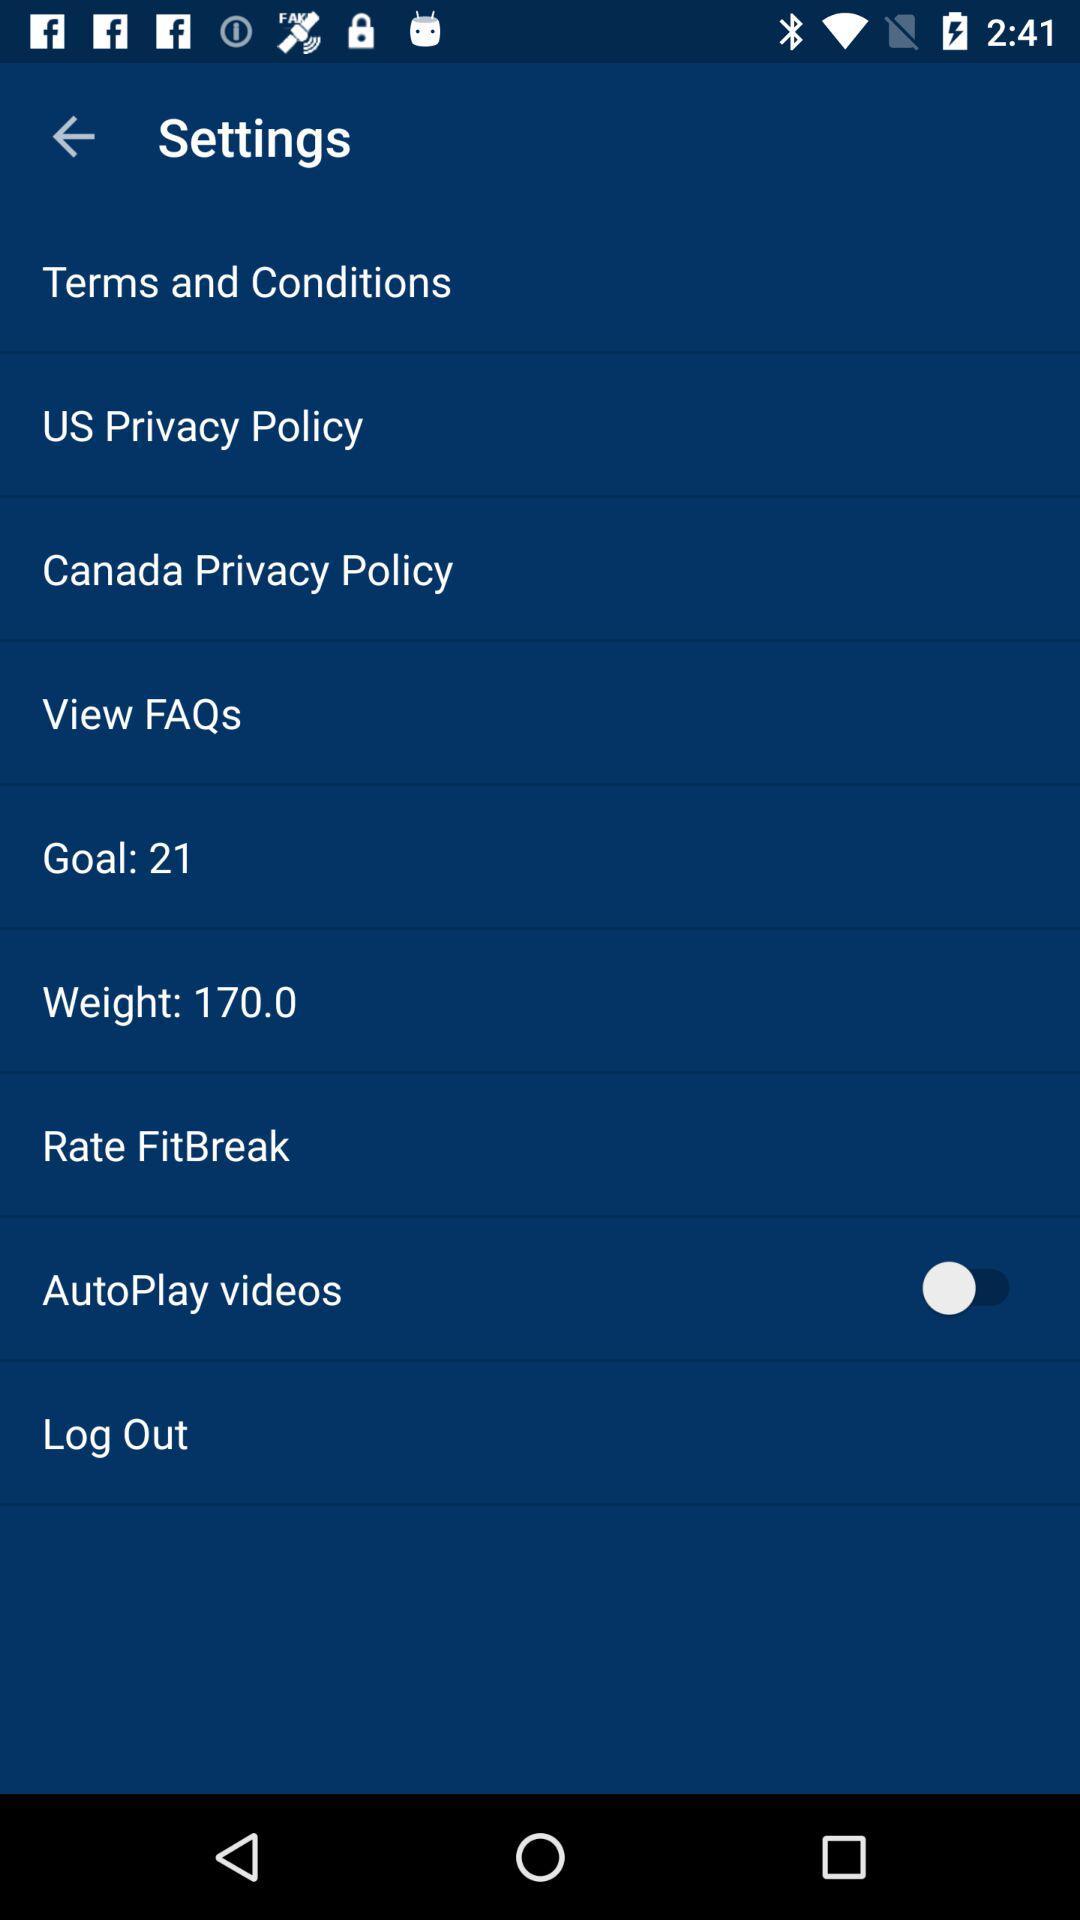 This screenshot has width=1080, height=1920. Describe the element at coordinates (115, 1431) in the screenshot. I see `the log out item` at that location.